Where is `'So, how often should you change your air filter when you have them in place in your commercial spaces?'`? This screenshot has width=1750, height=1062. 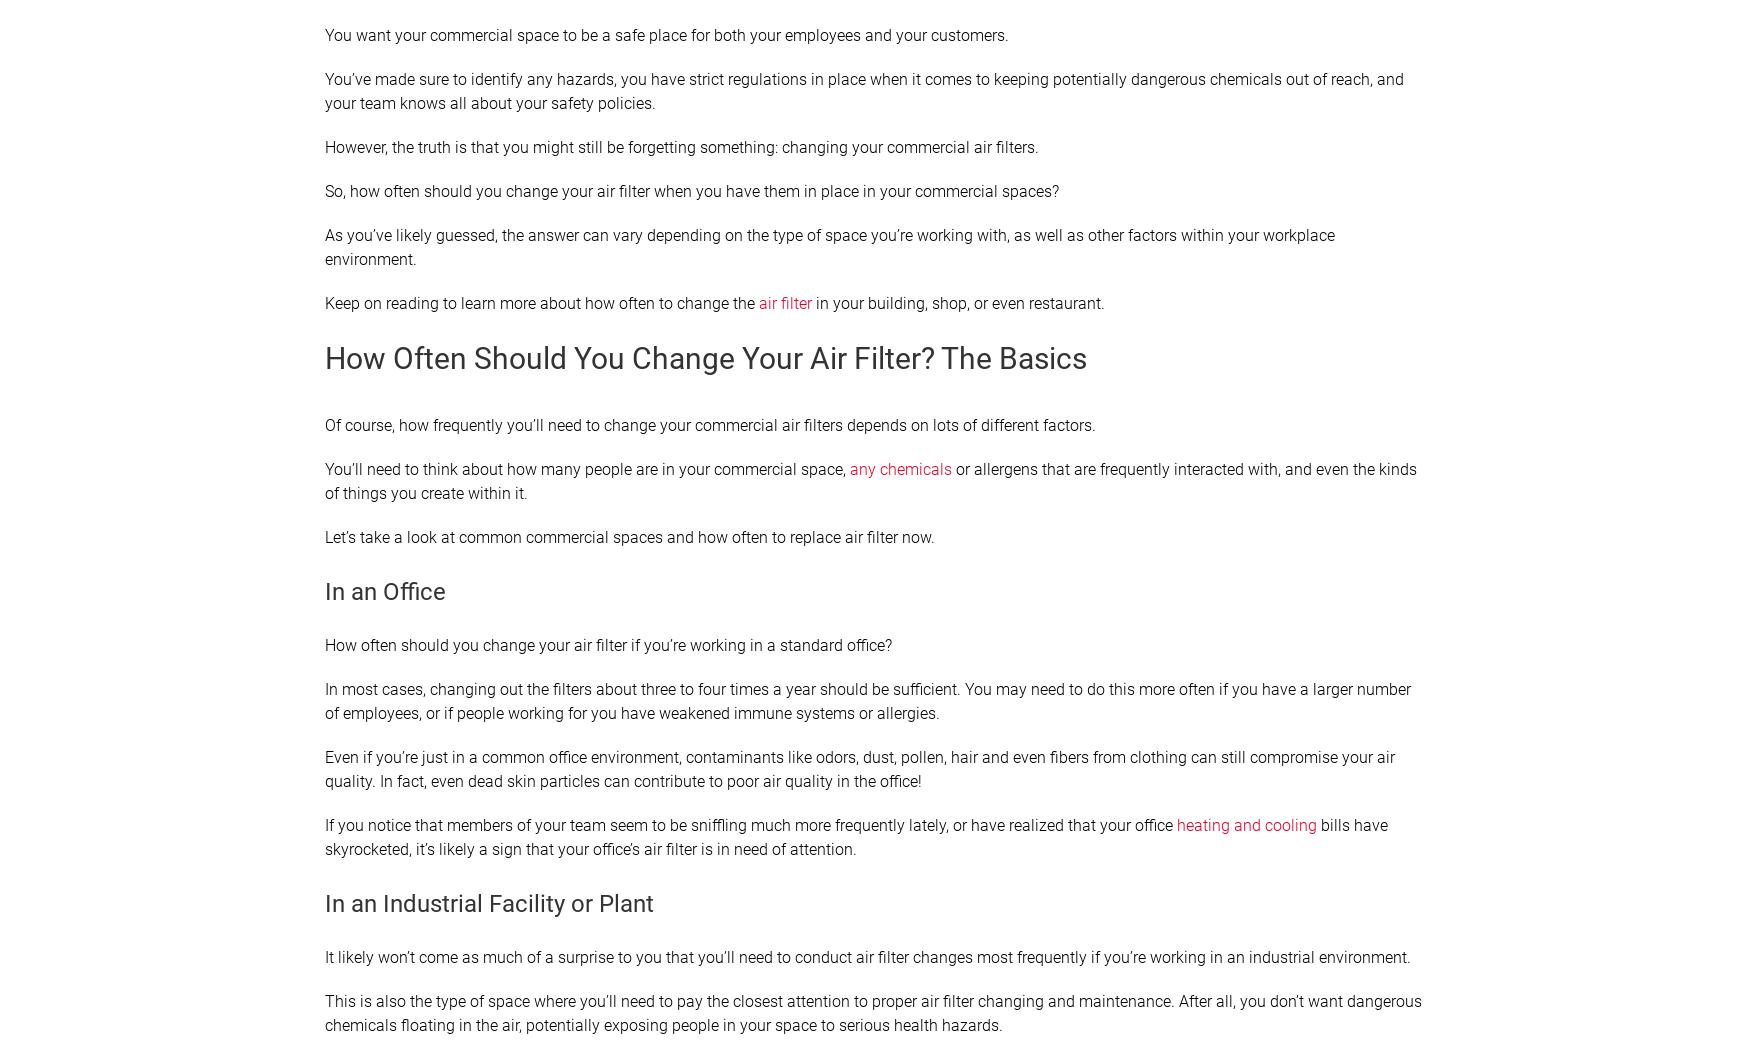 'So, how often should you change your air filter when you have them in place in your commercial spaces?' is located at coordinates (691, 191).